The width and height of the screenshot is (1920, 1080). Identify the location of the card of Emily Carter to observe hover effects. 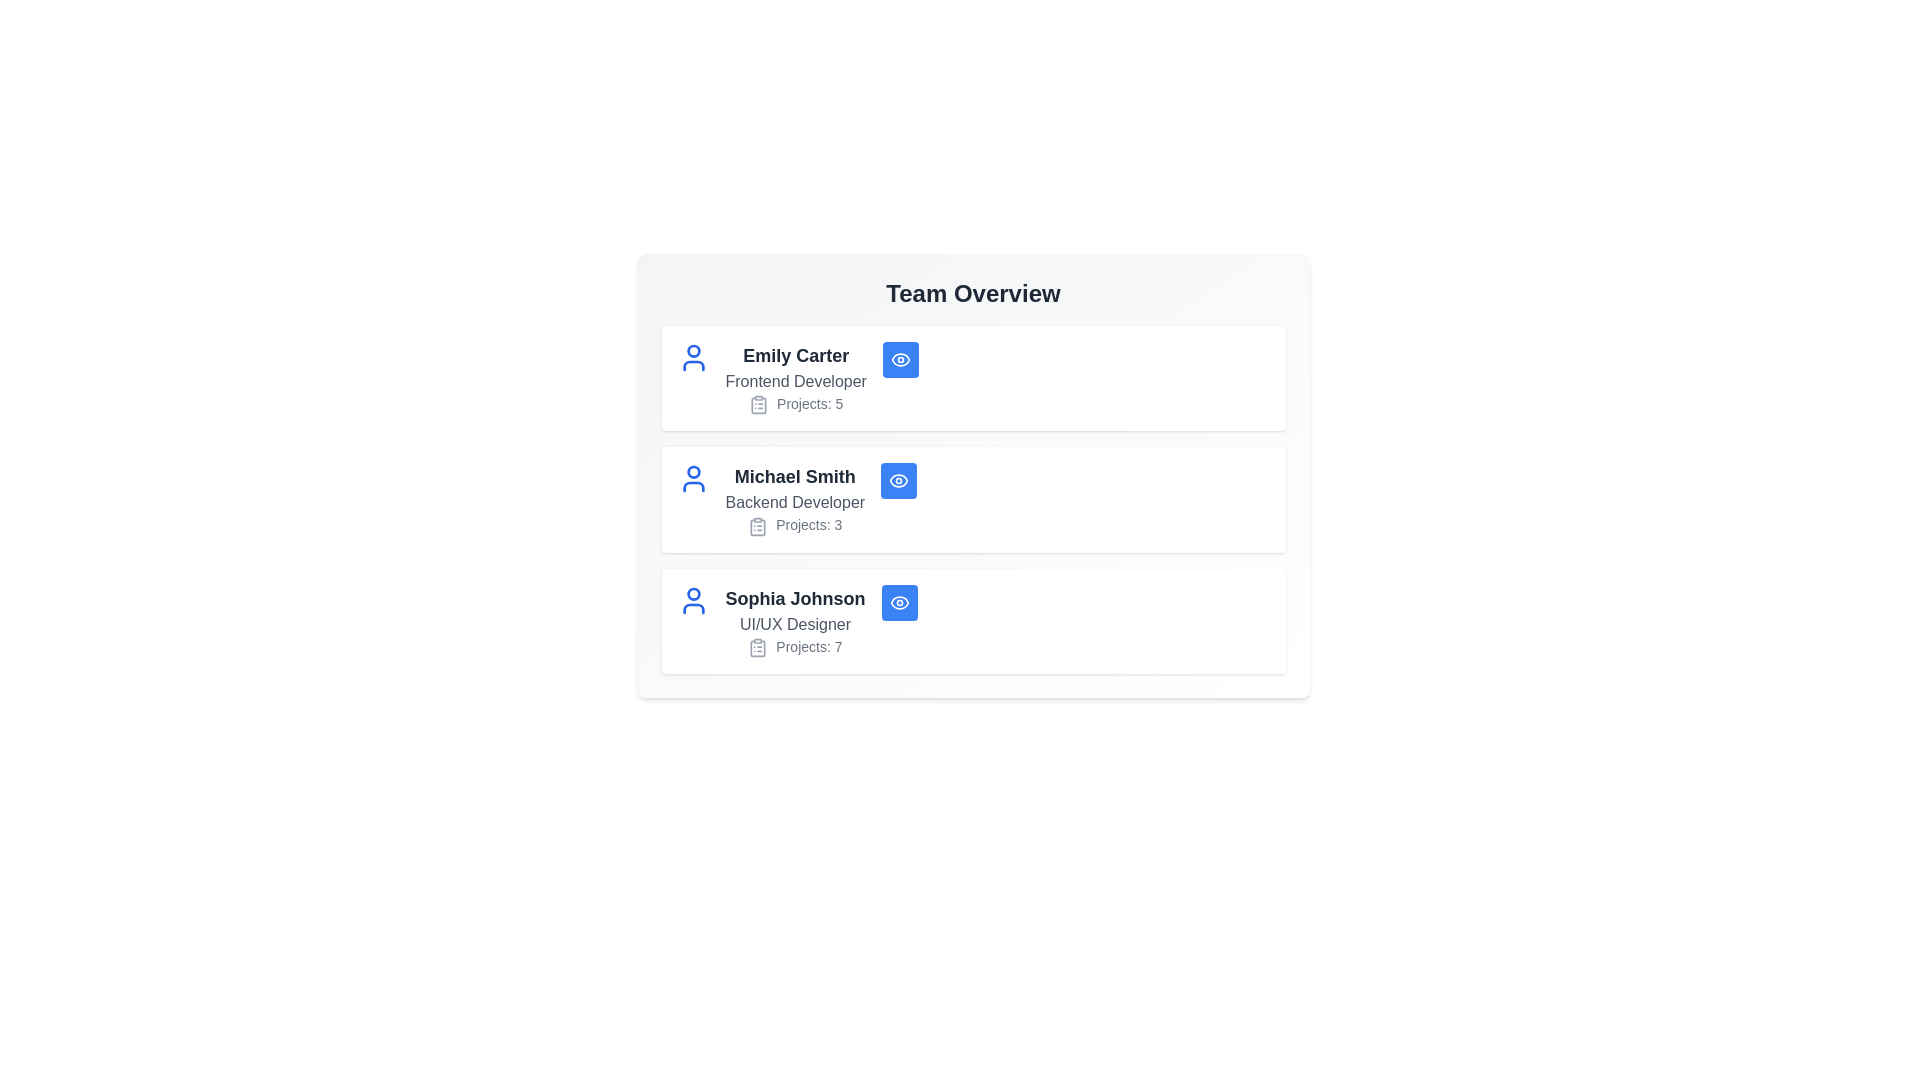
(973, 378).